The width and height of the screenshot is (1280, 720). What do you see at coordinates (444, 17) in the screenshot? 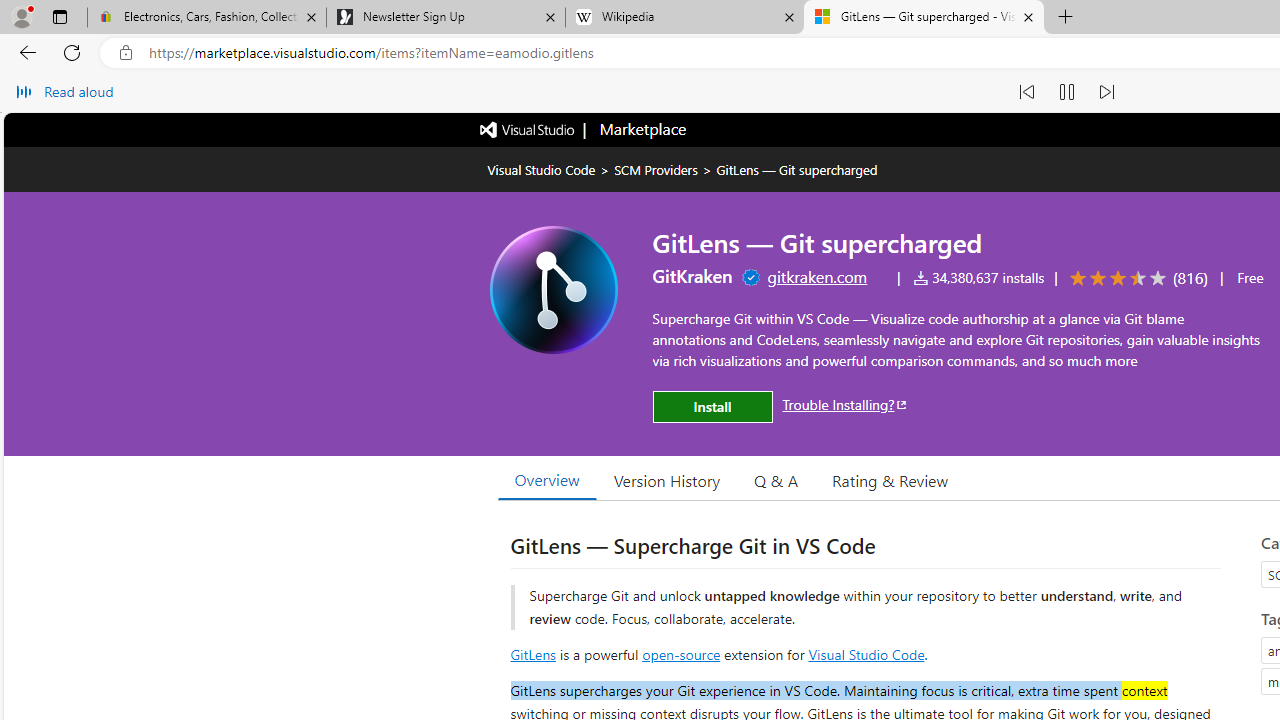
I see `'Newsletter Sign Up'` at bounding box center [444, 17].